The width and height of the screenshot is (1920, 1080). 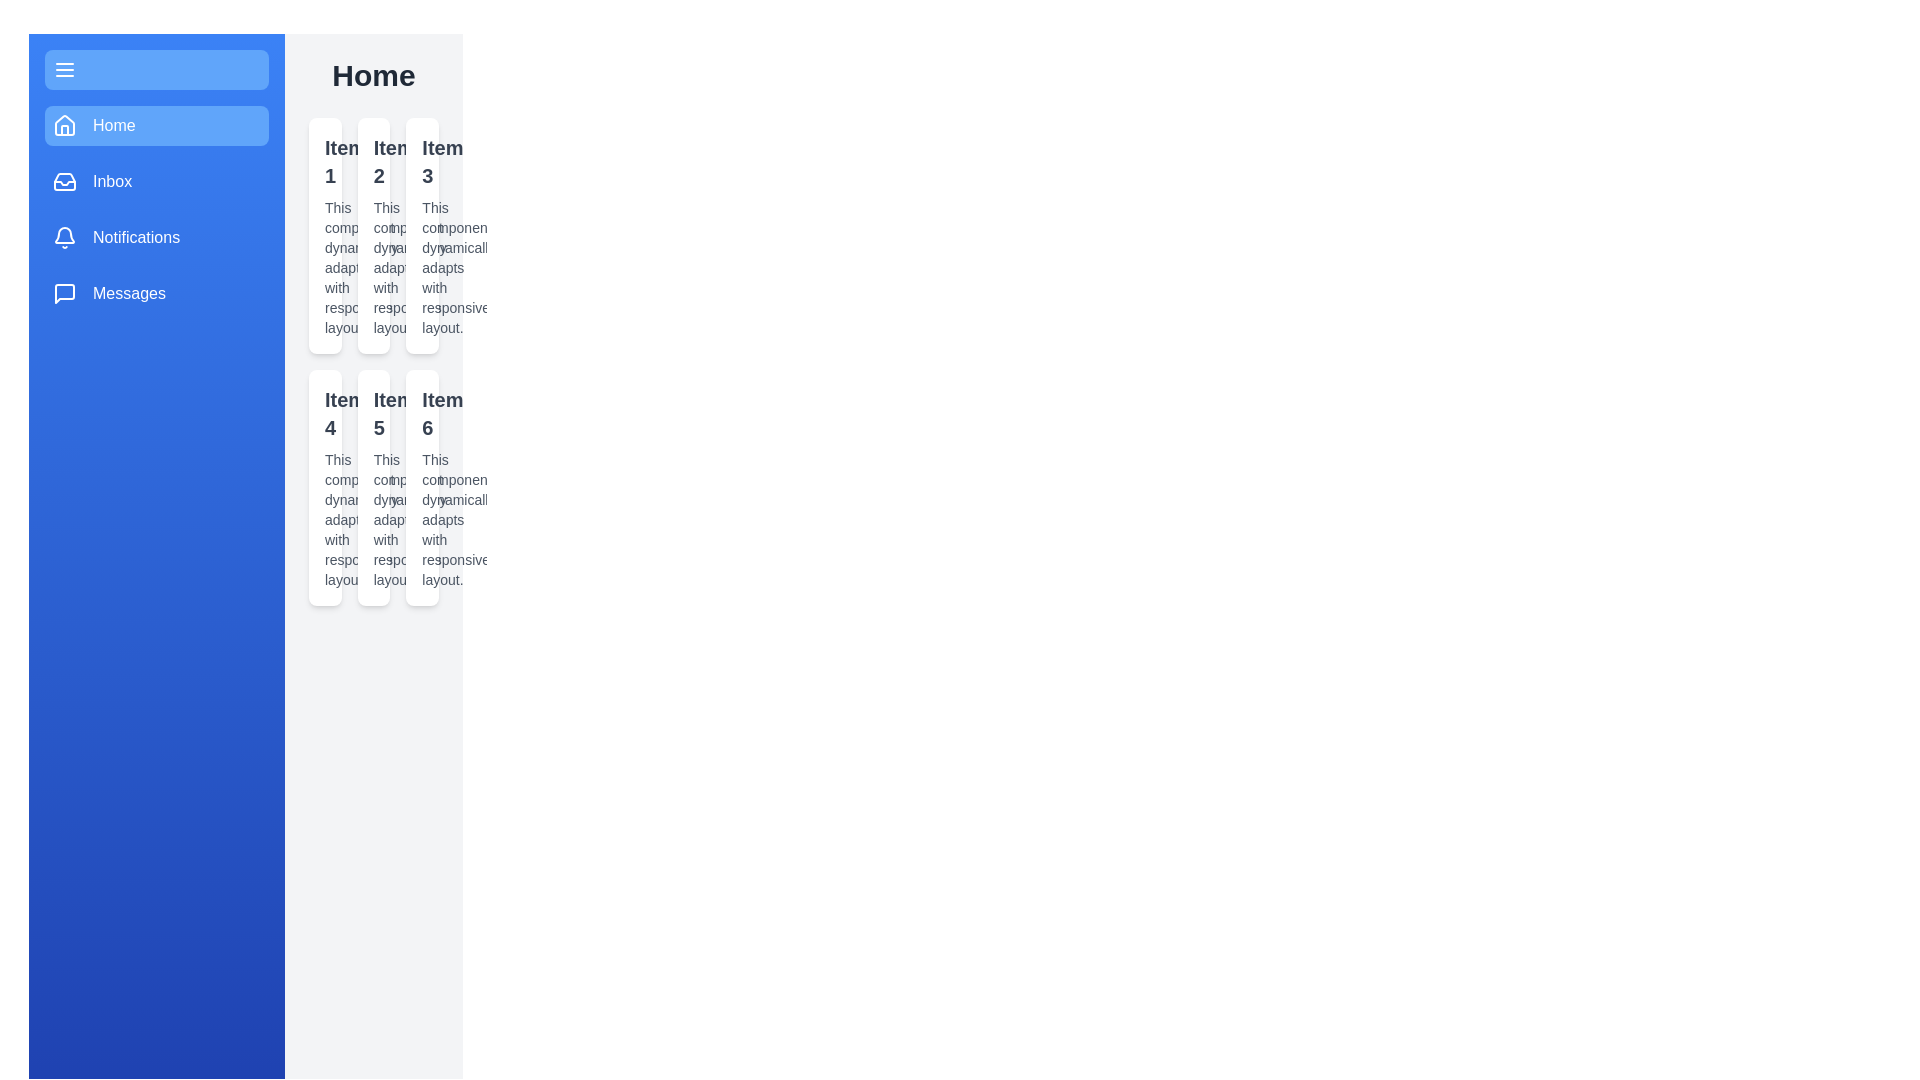 I want to click on the Card located in the middle column of the first row in a grid layout, situated between 'Item 1' and 'Item 3', so click(x=374, y=234).